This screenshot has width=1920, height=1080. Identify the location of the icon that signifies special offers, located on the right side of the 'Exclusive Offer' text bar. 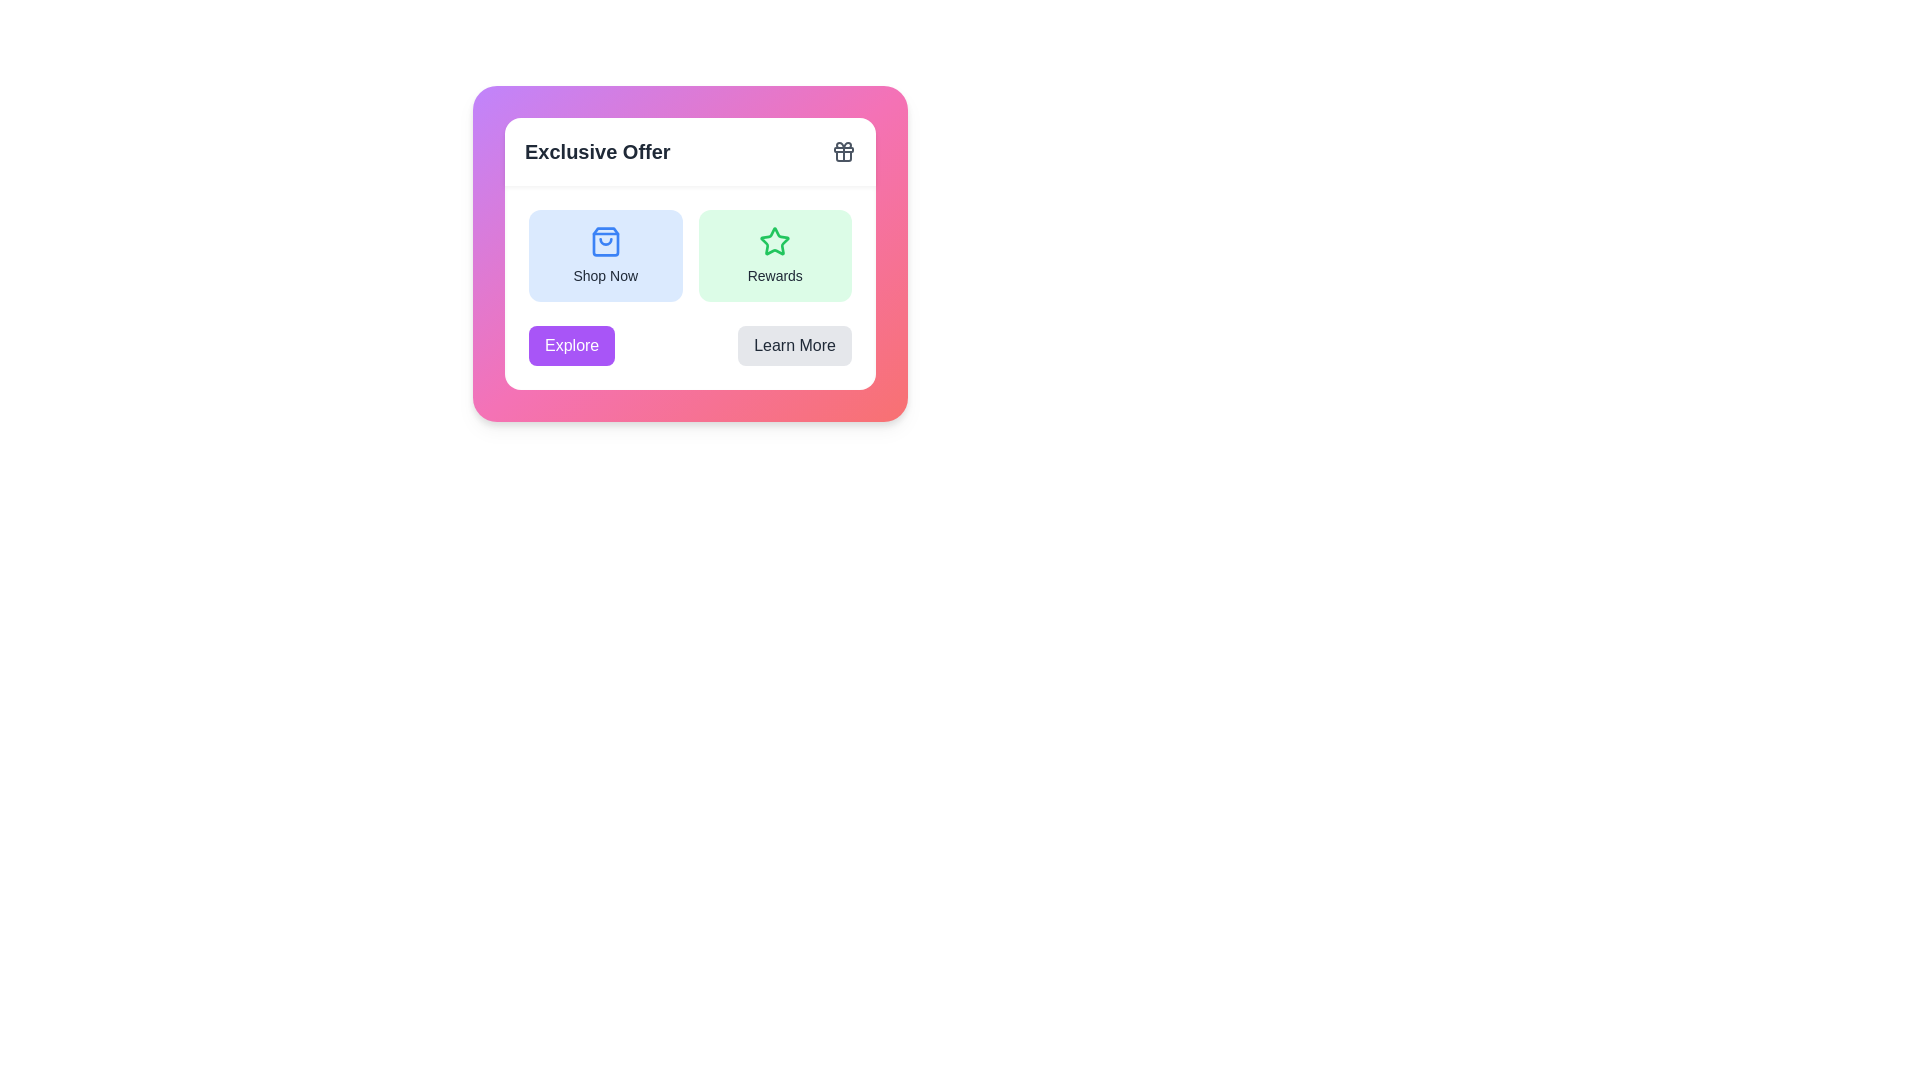
(844, 150).